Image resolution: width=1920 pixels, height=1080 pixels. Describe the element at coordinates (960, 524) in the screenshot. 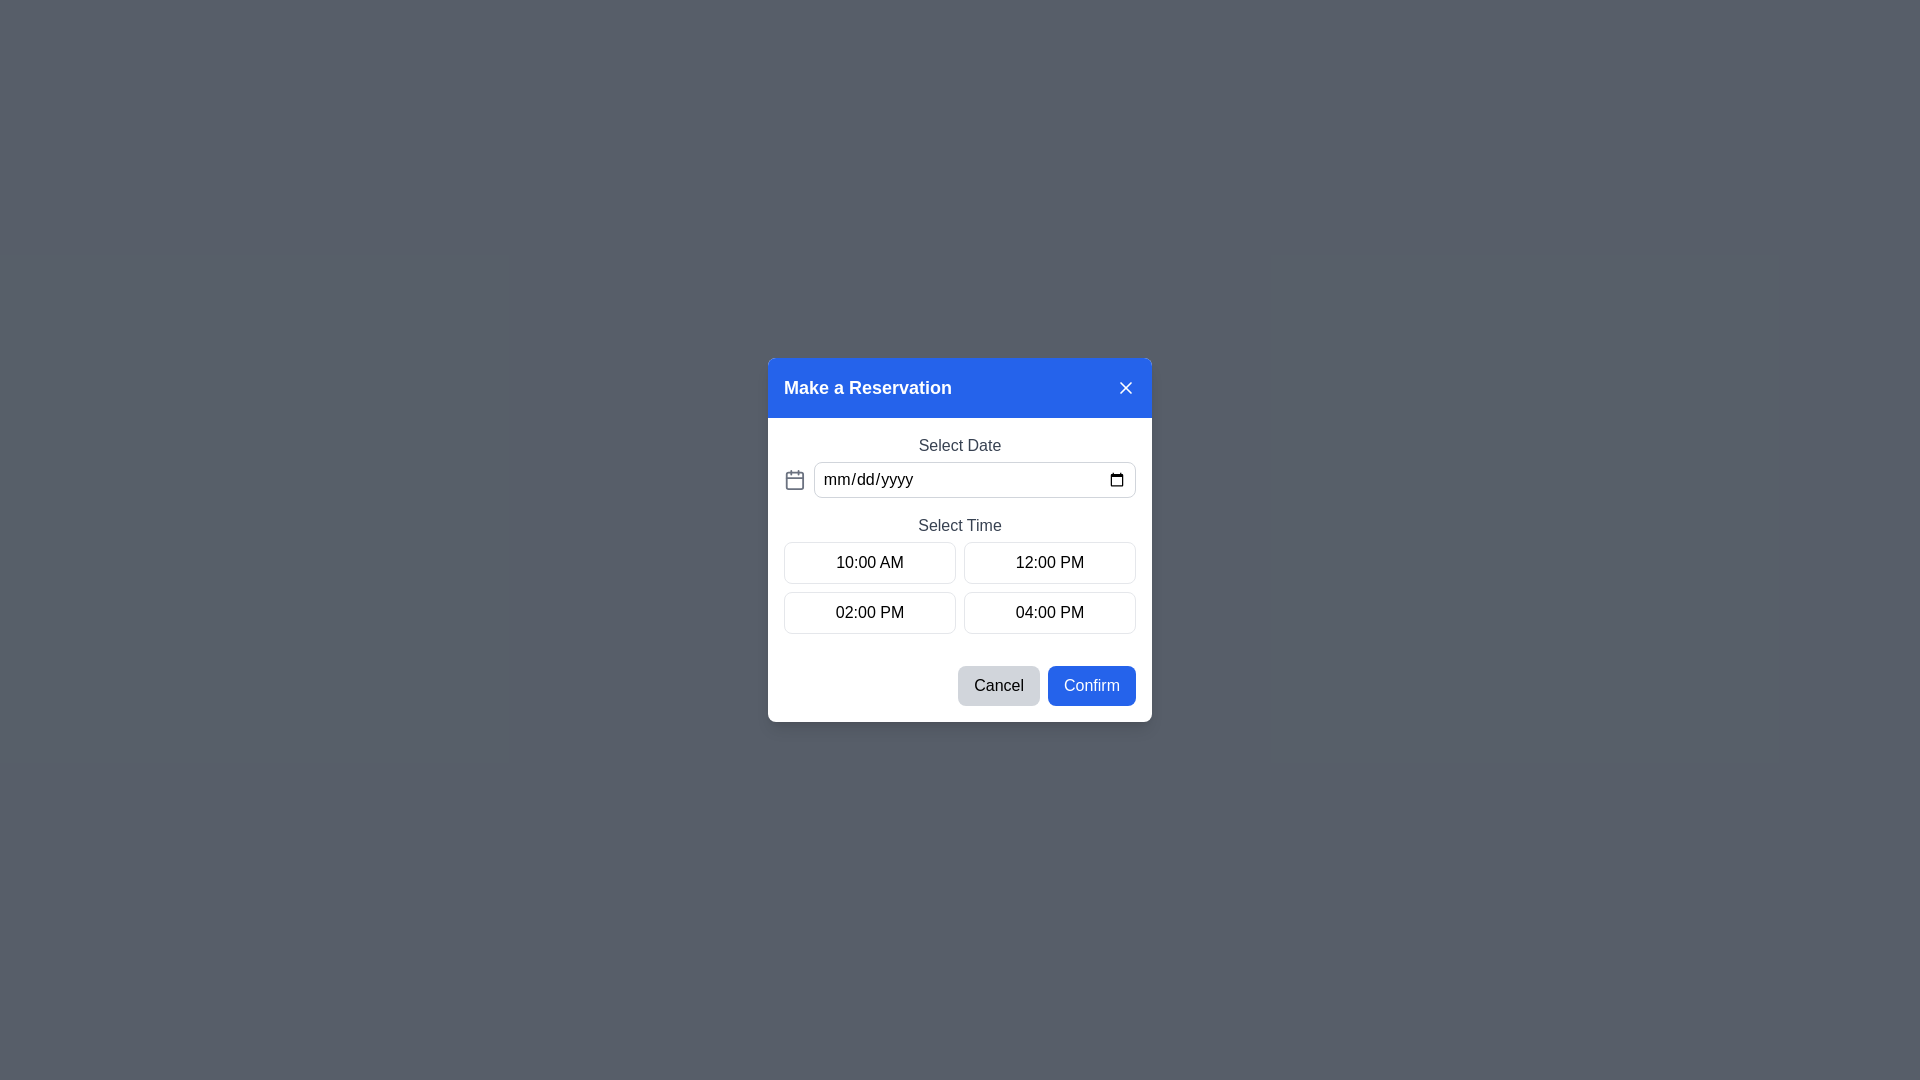

I see `the static text label that serves as a descriptive heading for the time selection options, located at the center of the dialog box, just below the 'Select Date' section` at that location.